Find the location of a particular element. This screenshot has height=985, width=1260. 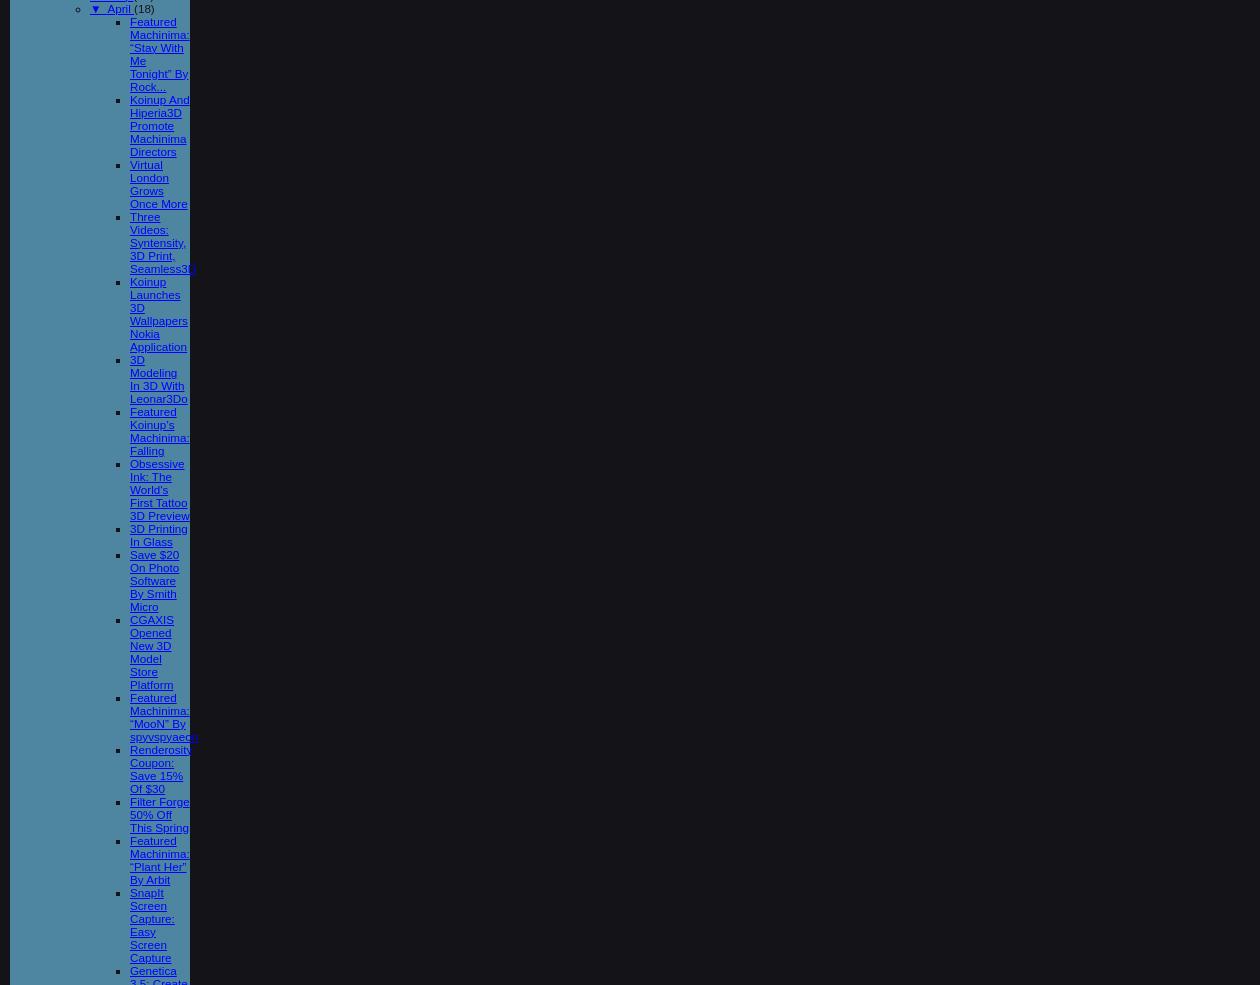

'Featured Machinima: “MooN” By spyvspyaeon' is located at coordinates (164, 715).